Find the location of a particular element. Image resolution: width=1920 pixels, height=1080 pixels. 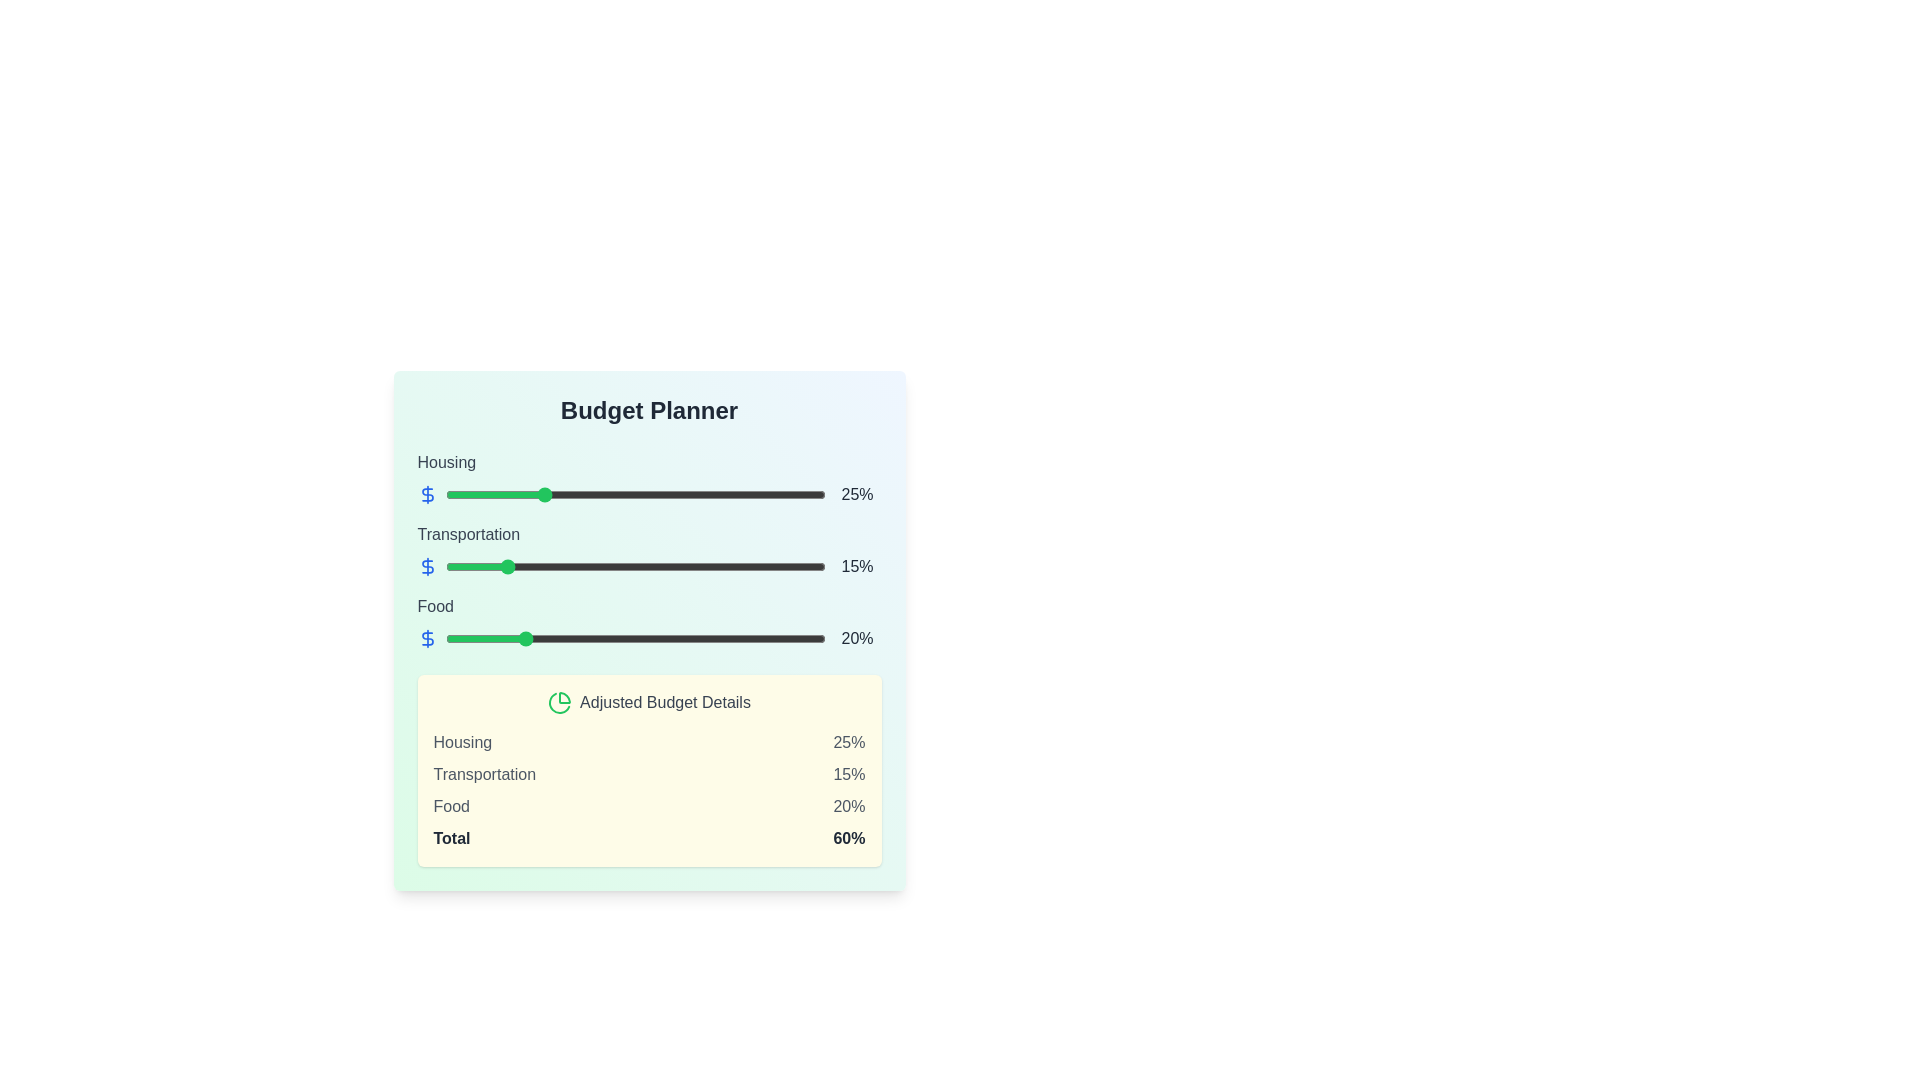

transportation budget percentage is located at coordinates (536, 567).